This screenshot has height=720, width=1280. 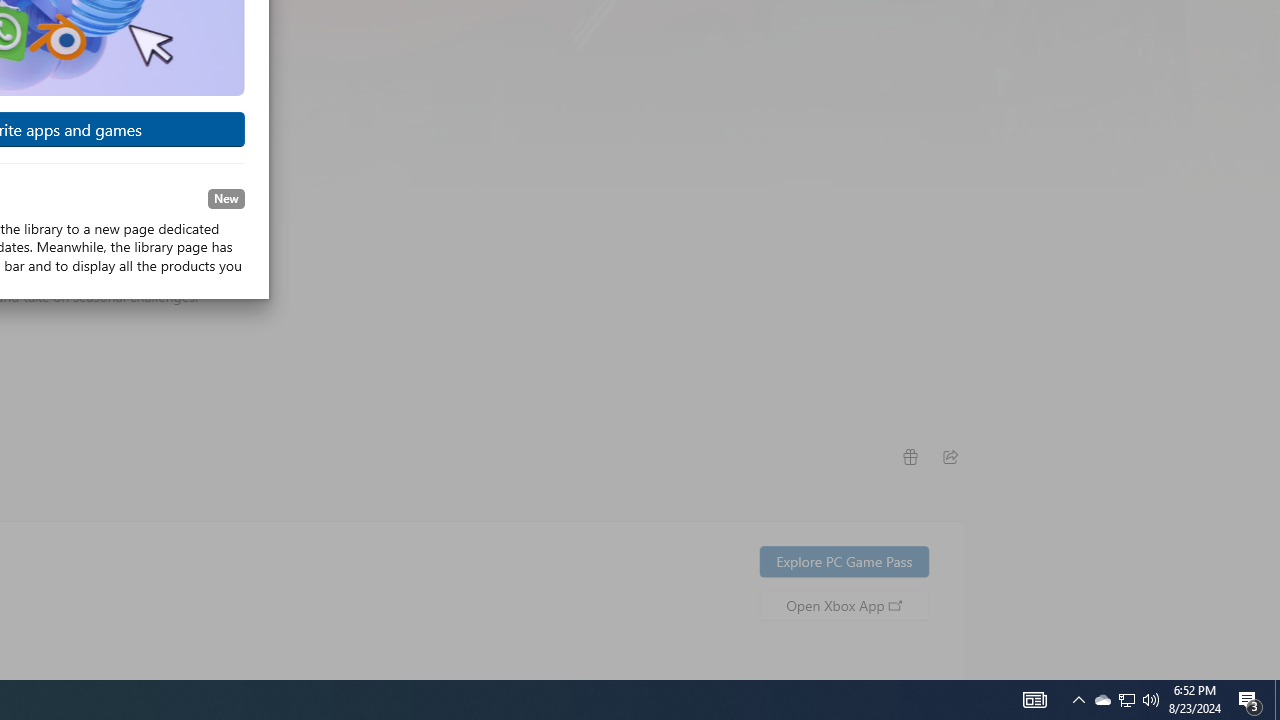 I want to click on 'Explore PC Game Pass', so click(x=844, y=561).